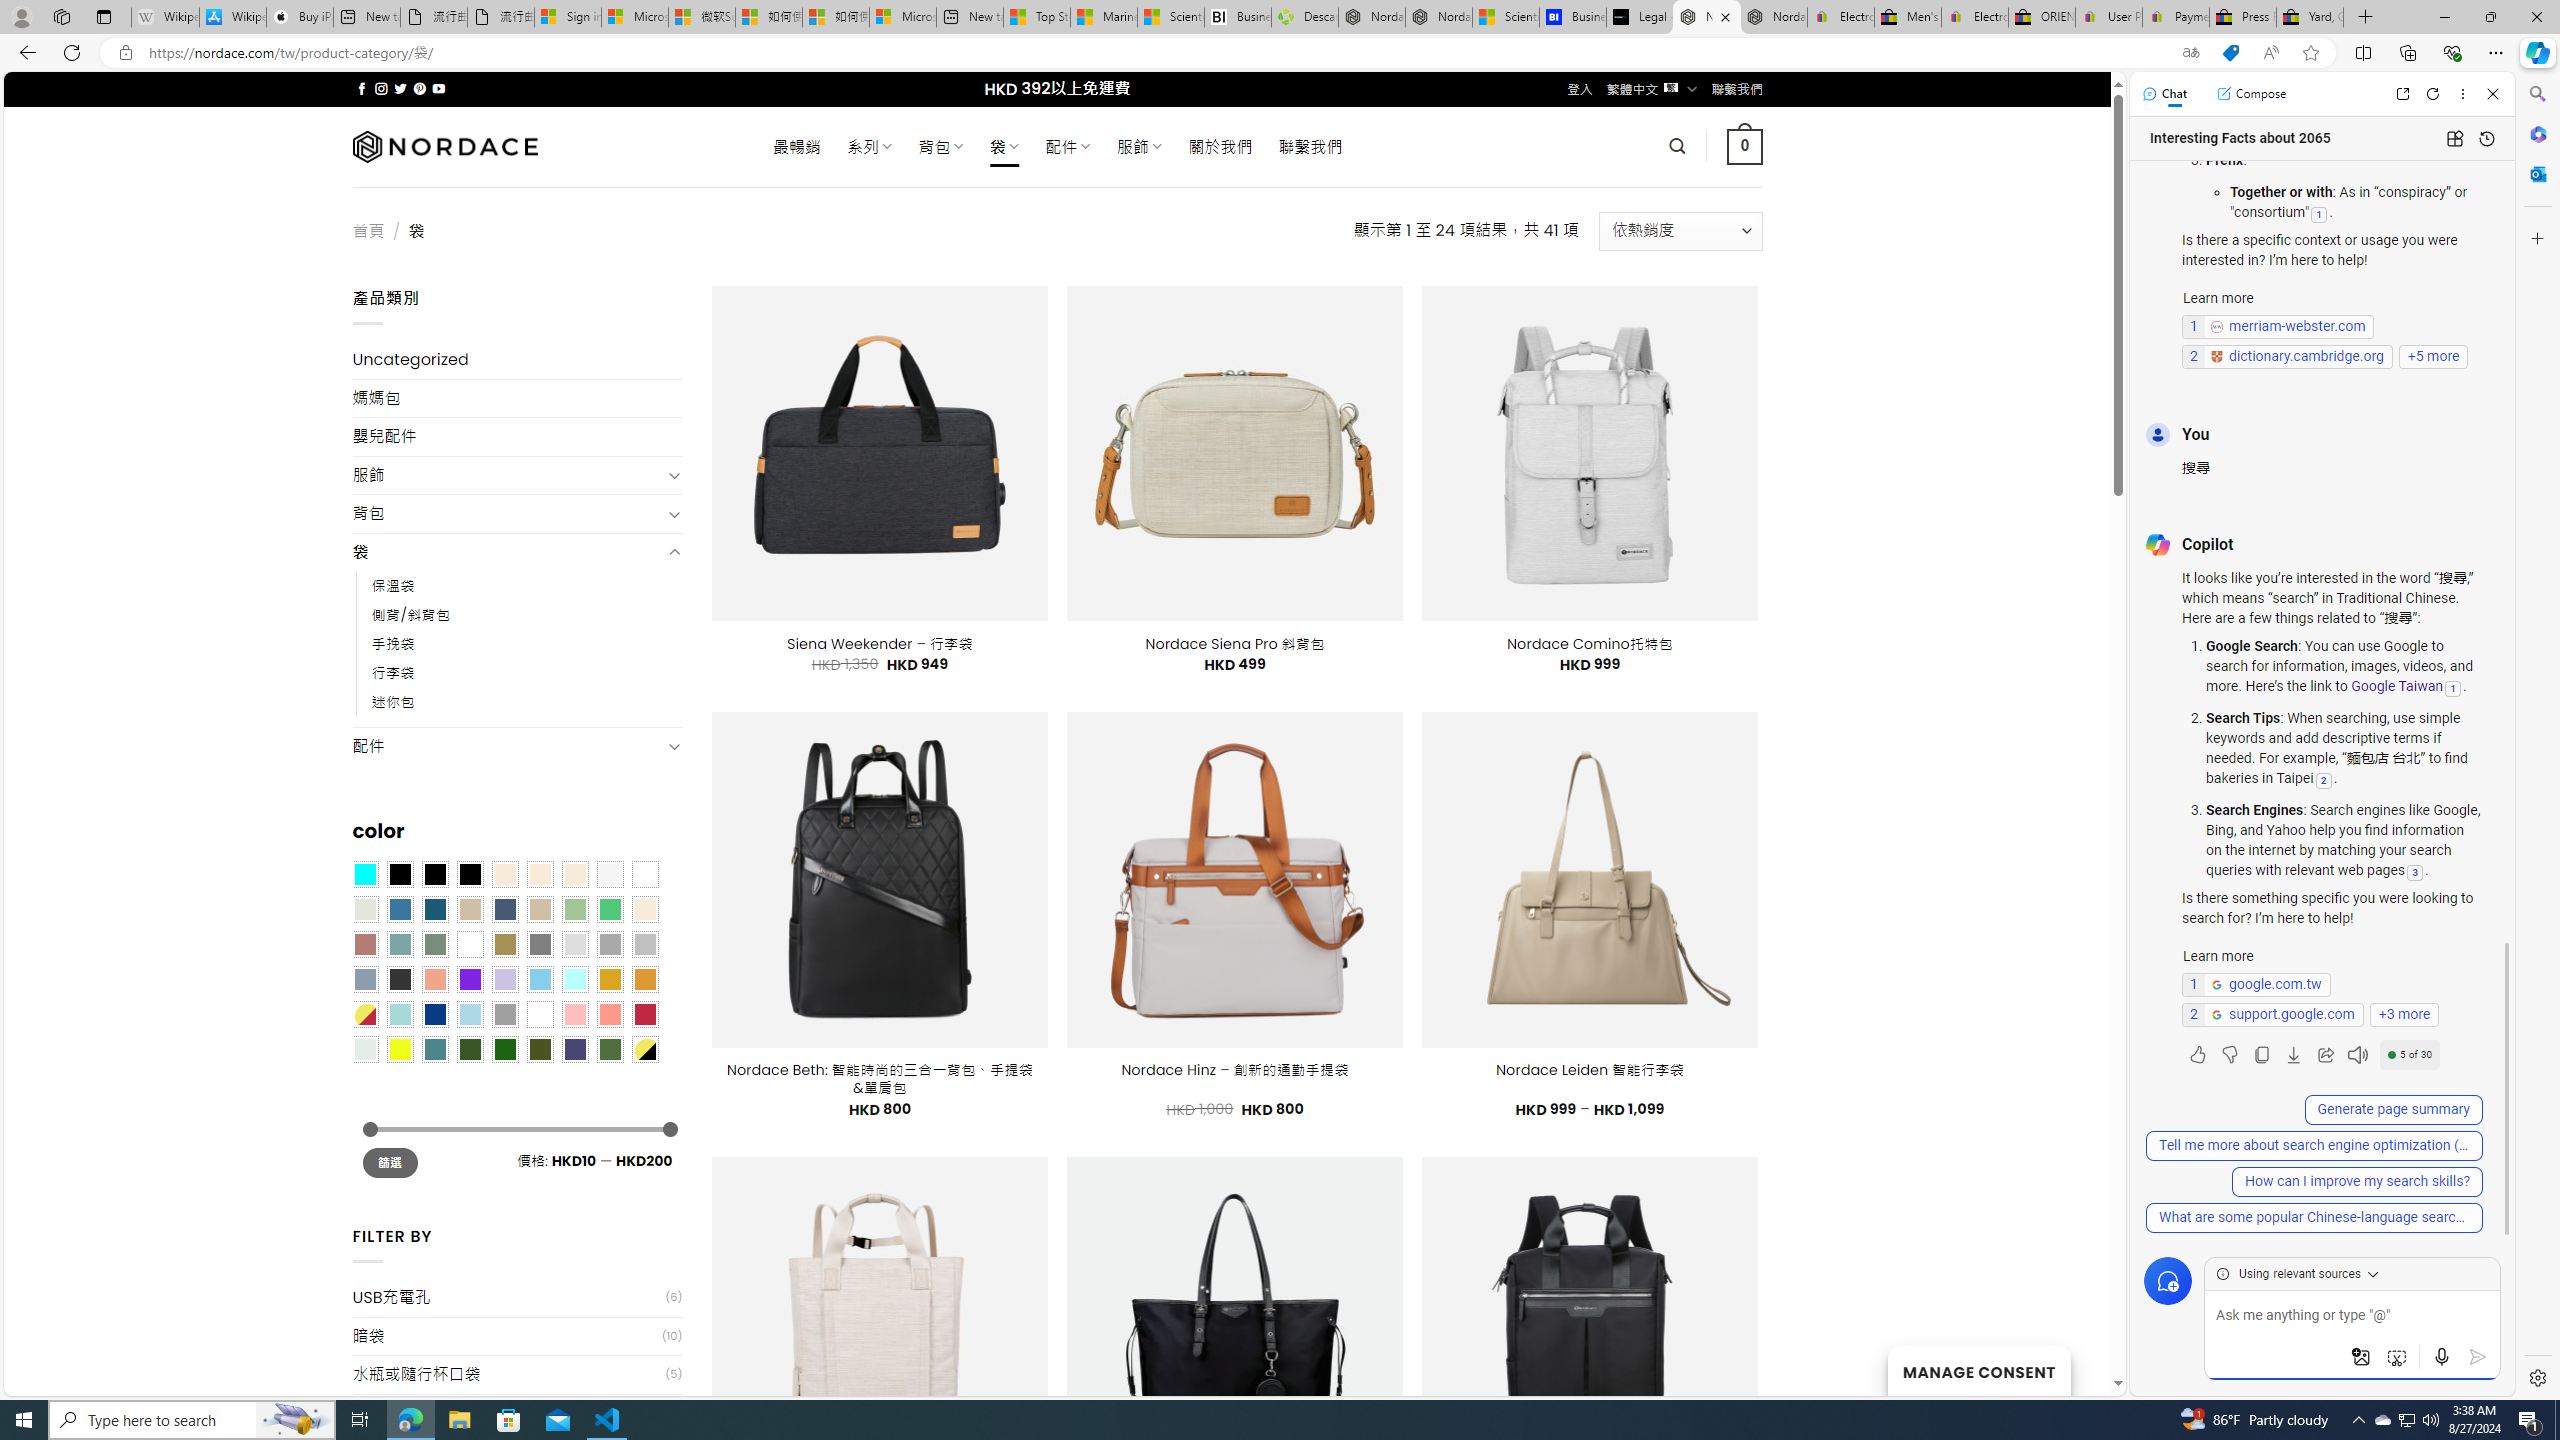 This screenshot has width=2560, height=1440. What do you see at coordinates (439, 88) in the screenshot?
I see `'Follow on YouTube'` at bounding box center [439, 88].